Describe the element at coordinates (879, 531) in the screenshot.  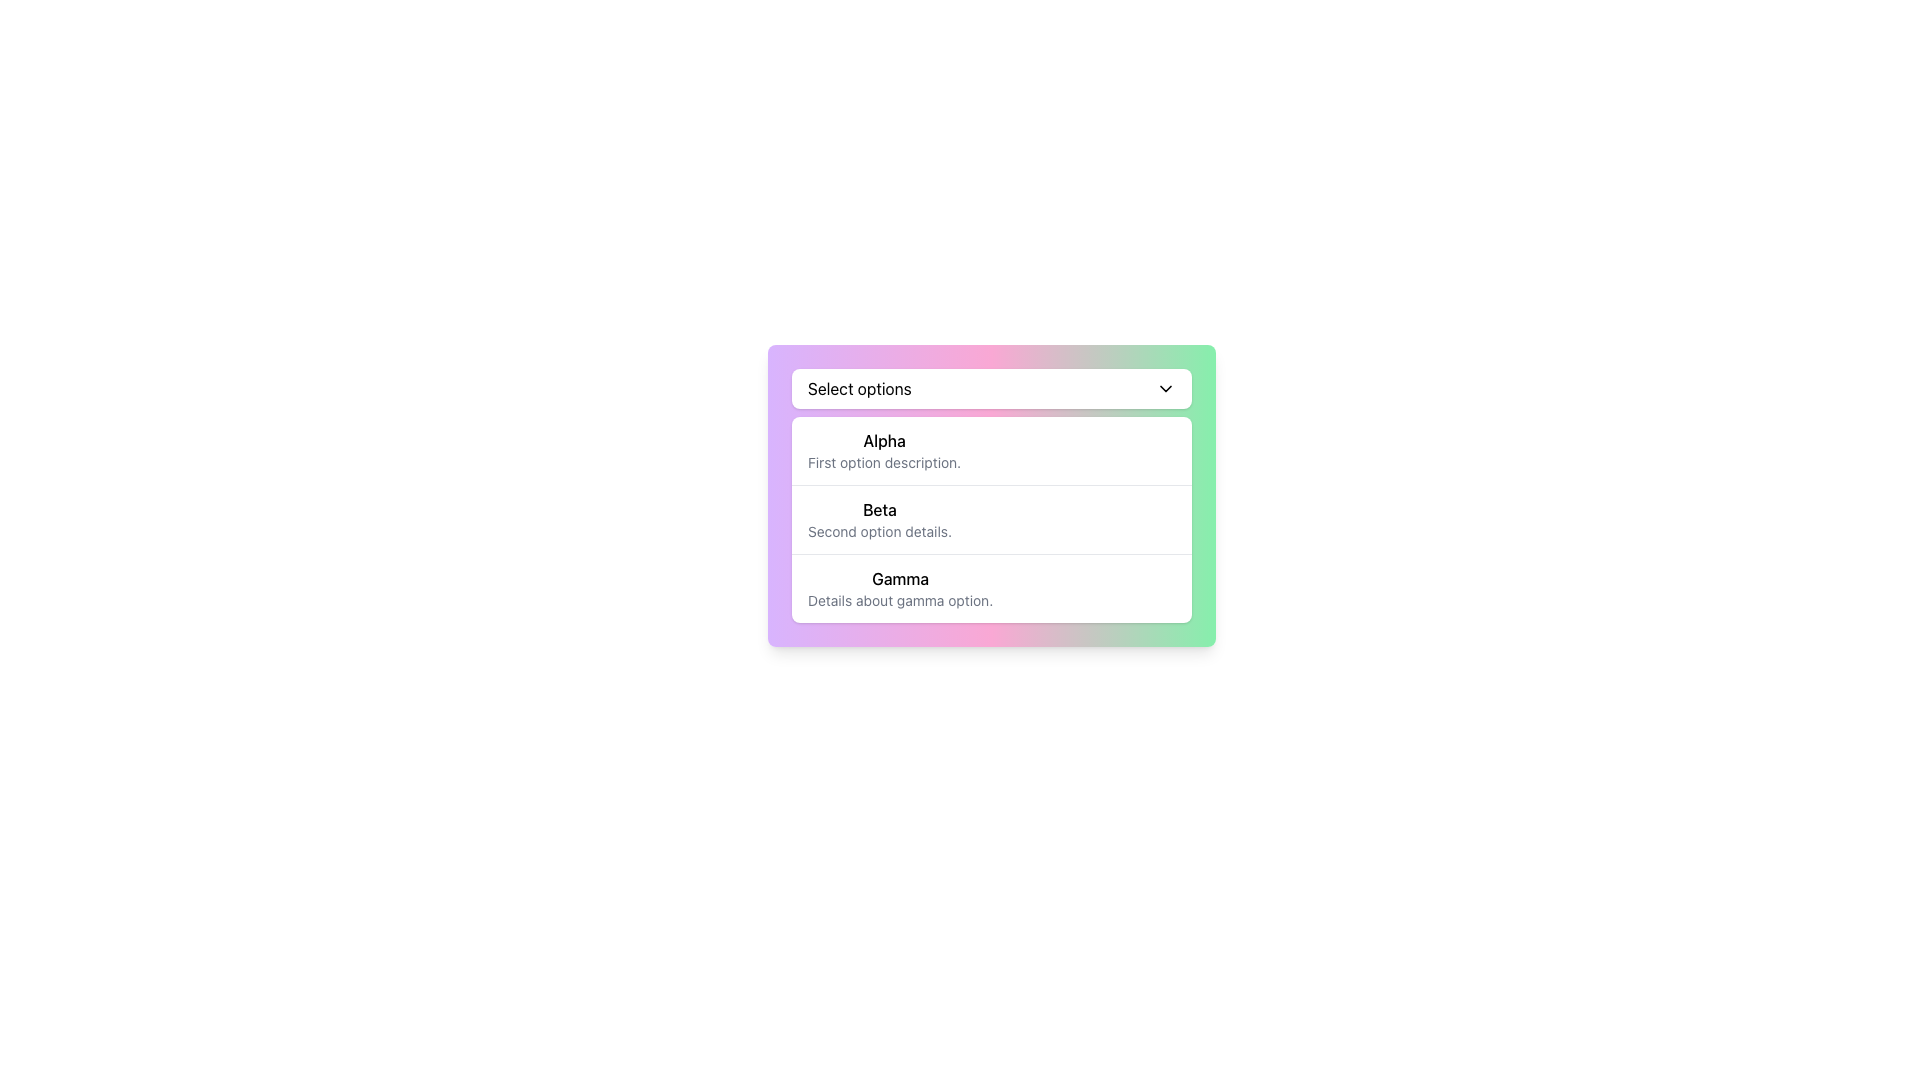
I see `the static text element displaying 'Second option details.' which is located directly beneath the title 'Beta' in the dropdown menu` at that location.